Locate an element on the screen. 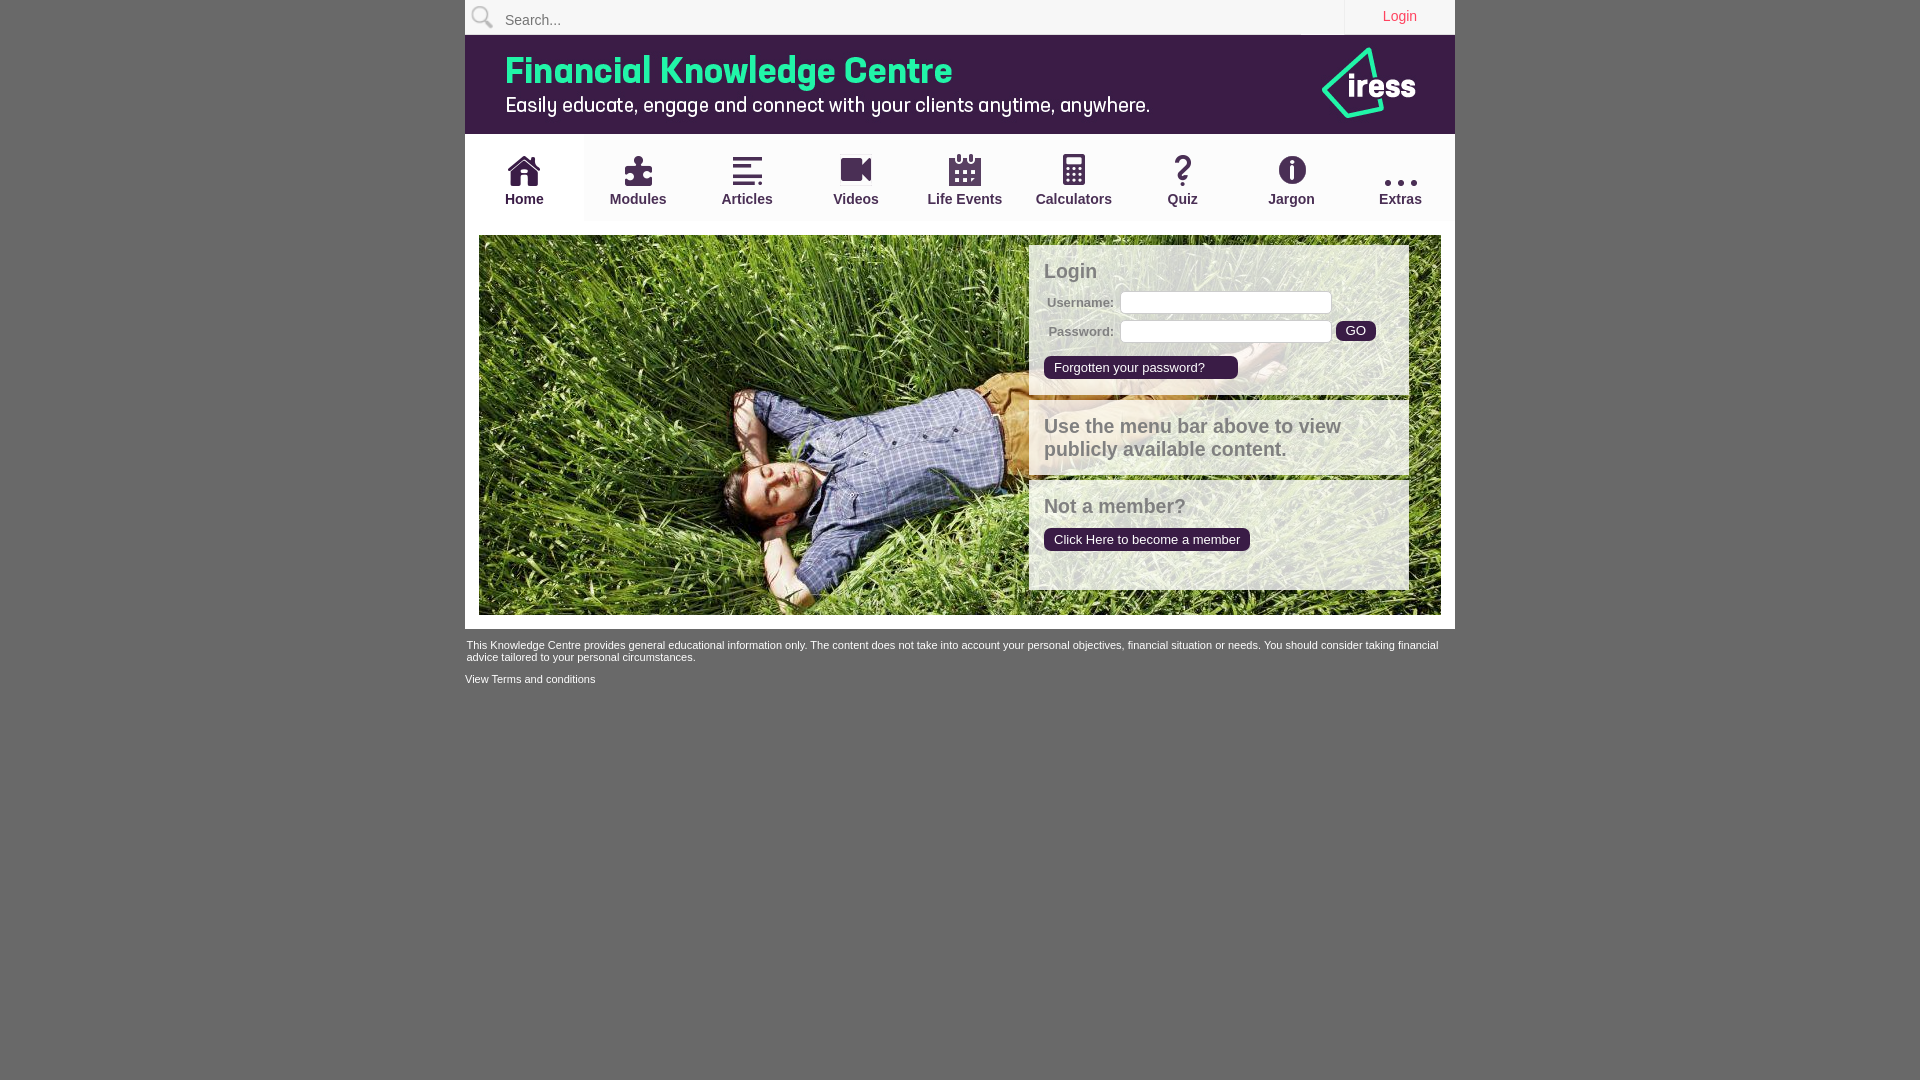  'GO' is located at coordinates (1356, 329).